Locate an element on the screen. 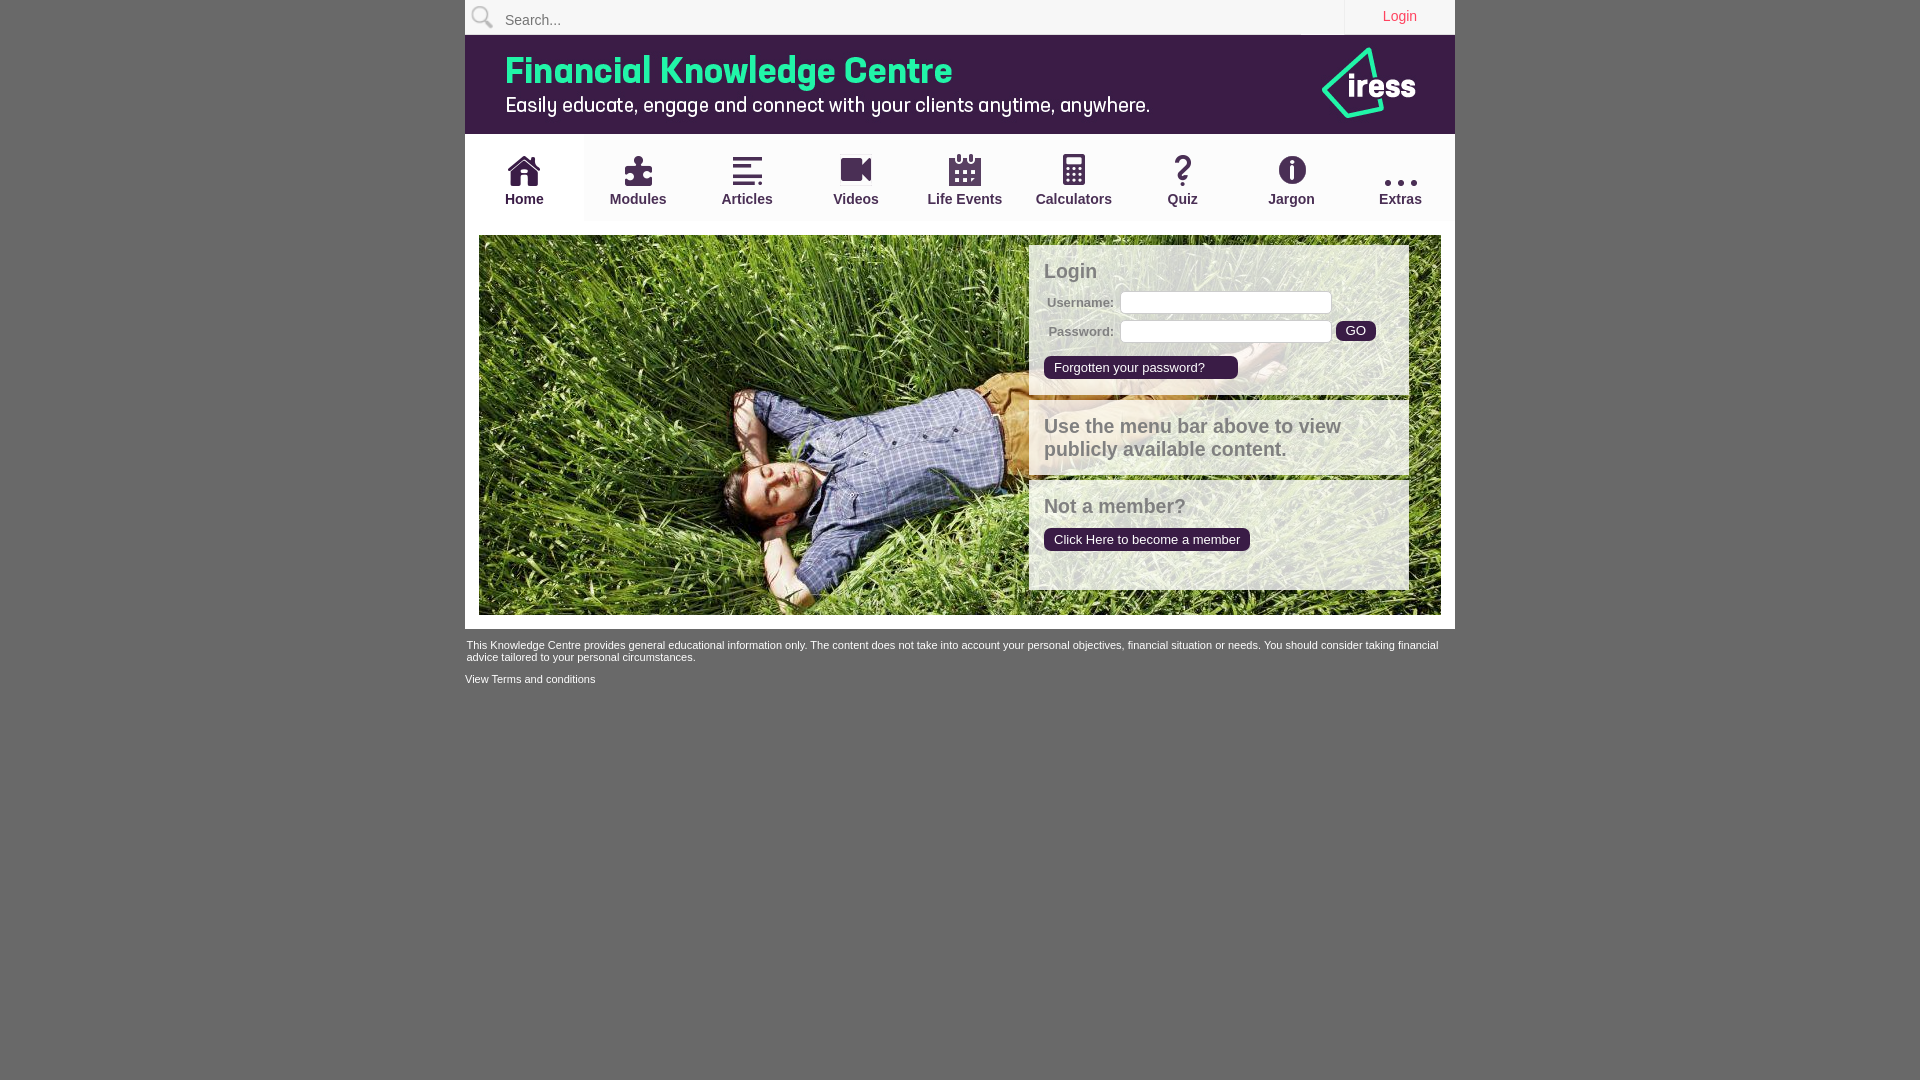  'GO' is located at coordinates (1356, 329).